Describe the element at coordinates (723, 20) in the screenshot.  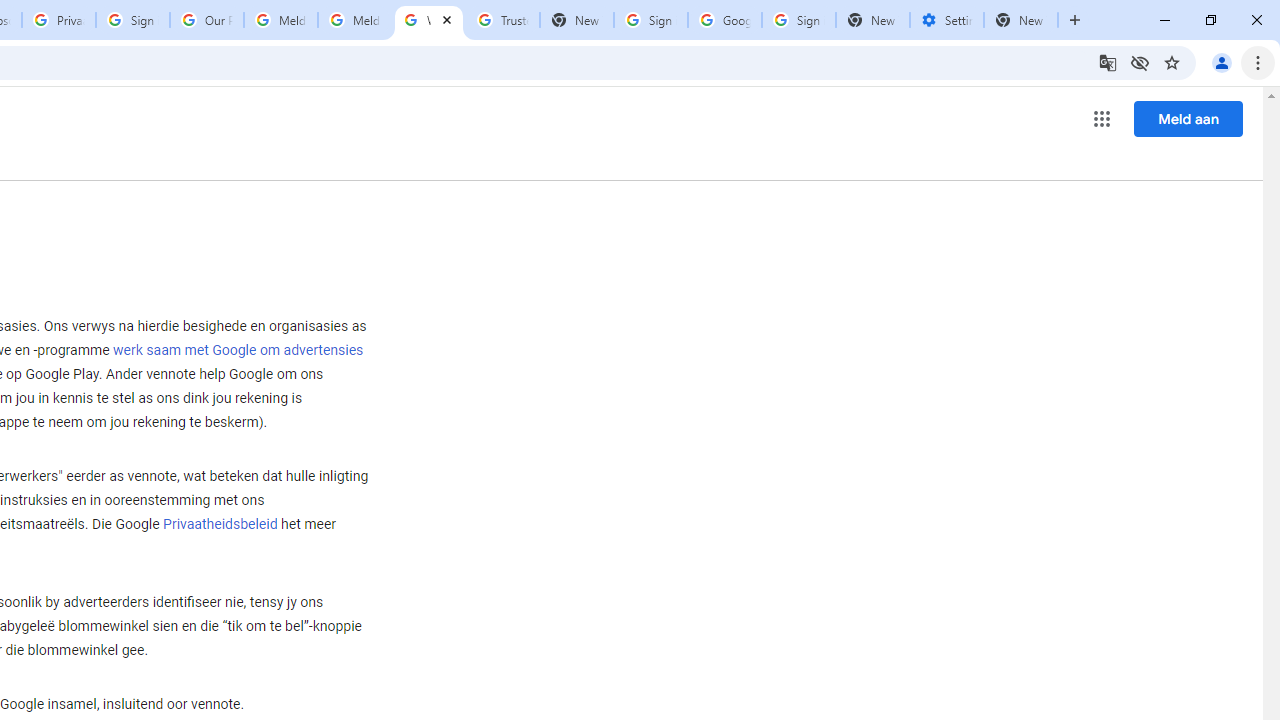
I see `'Google Cybersecurity Innovations - Google Safety Center'` at that location.